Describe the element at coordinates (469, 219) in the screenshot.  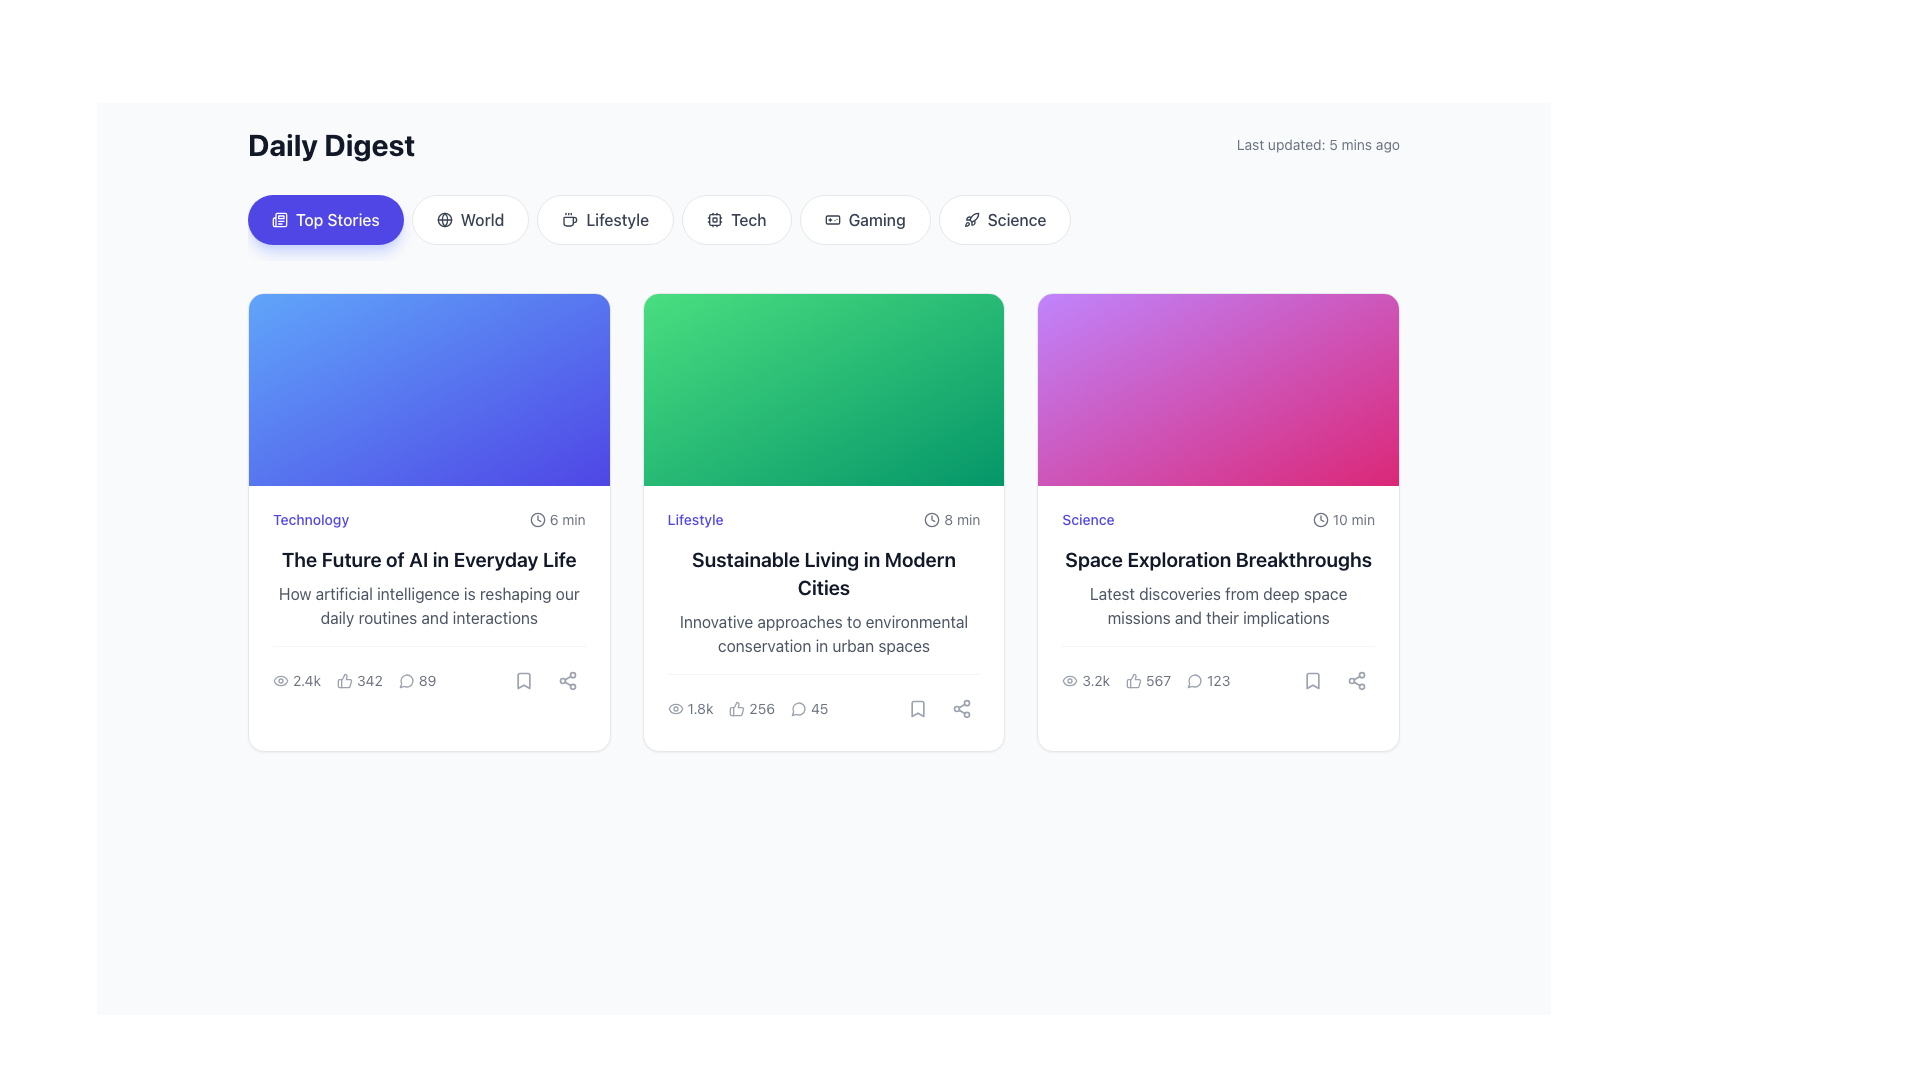
I see `the 'World' category selector button, which is the second button in a horizontal list located near the top of the page, positioned between the 'Top Stories' and 'Lifestyle' buttons` at that location.